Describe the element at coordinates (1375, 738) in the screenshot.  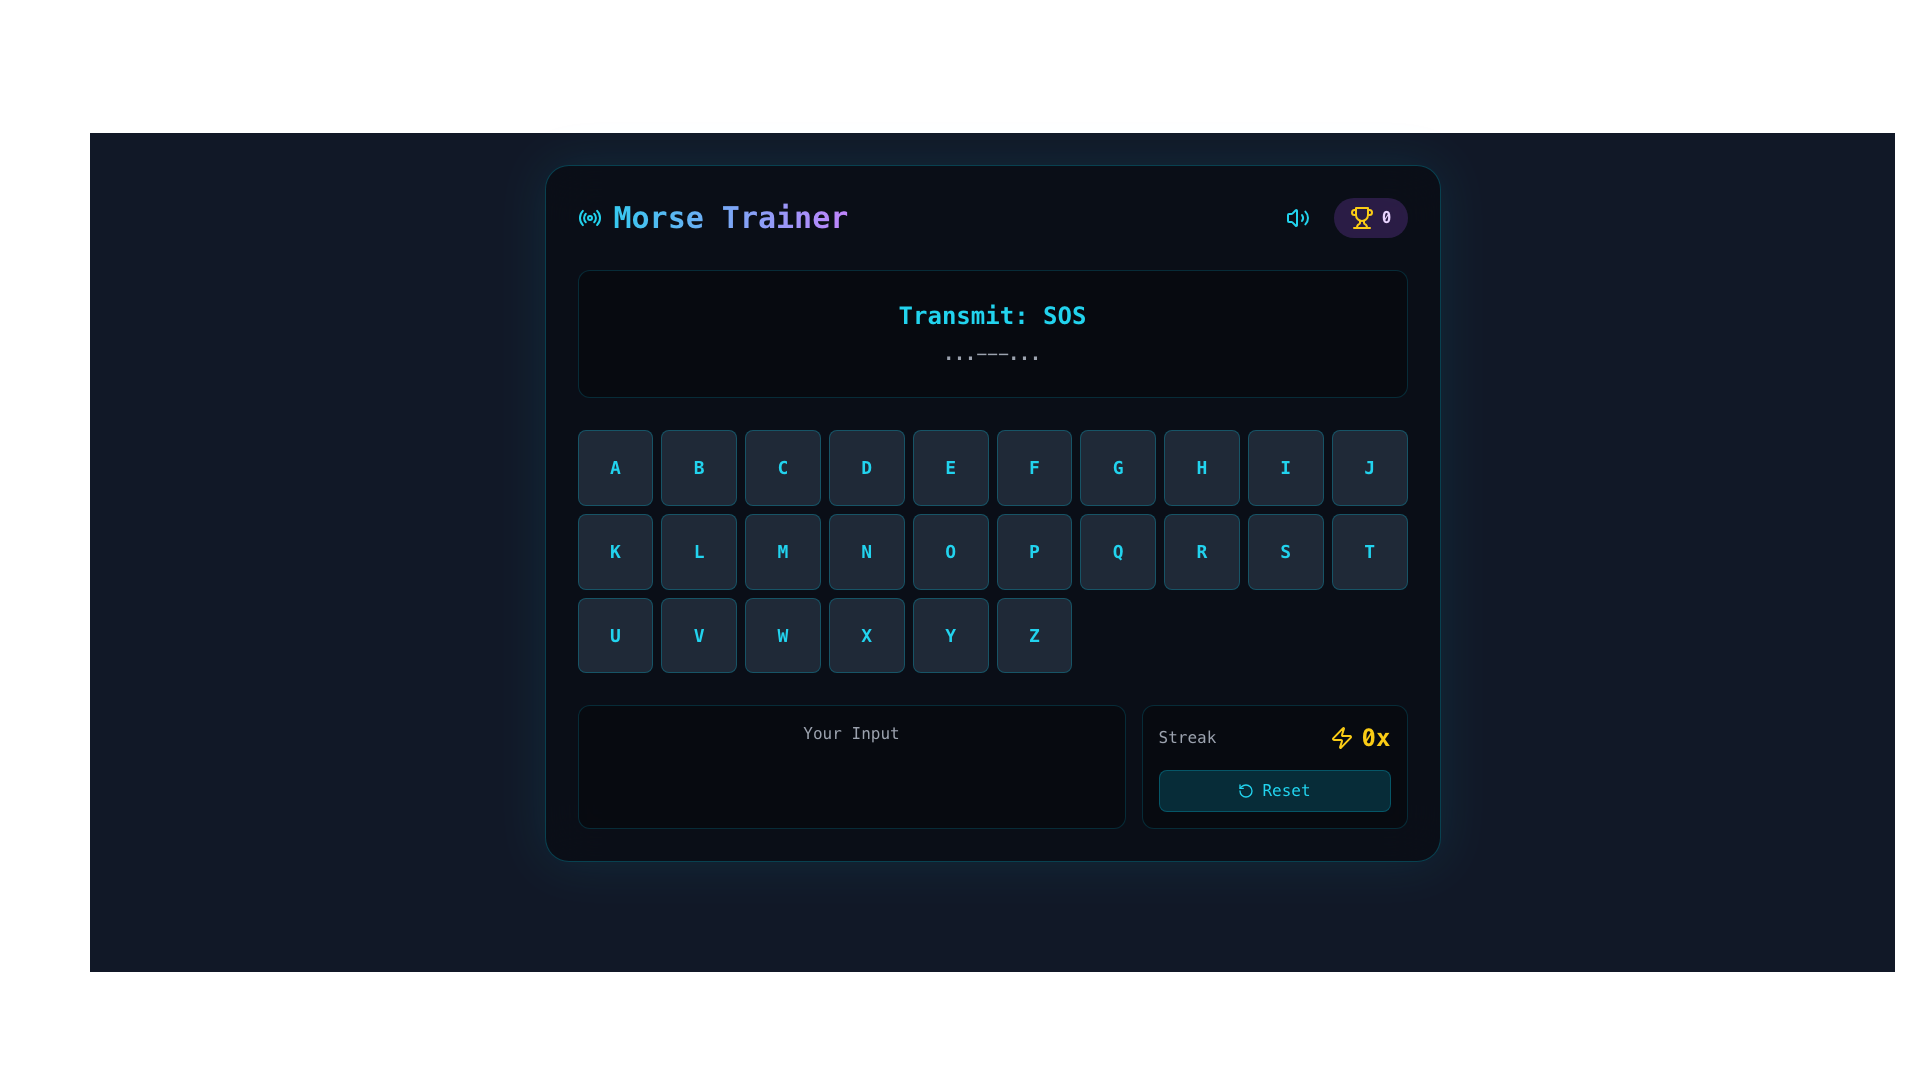
I see `the static text displaying the counter or status indicator in the 'Streak' section, located to the right of the yellow lightning icon in the lower-right panel` at that location.